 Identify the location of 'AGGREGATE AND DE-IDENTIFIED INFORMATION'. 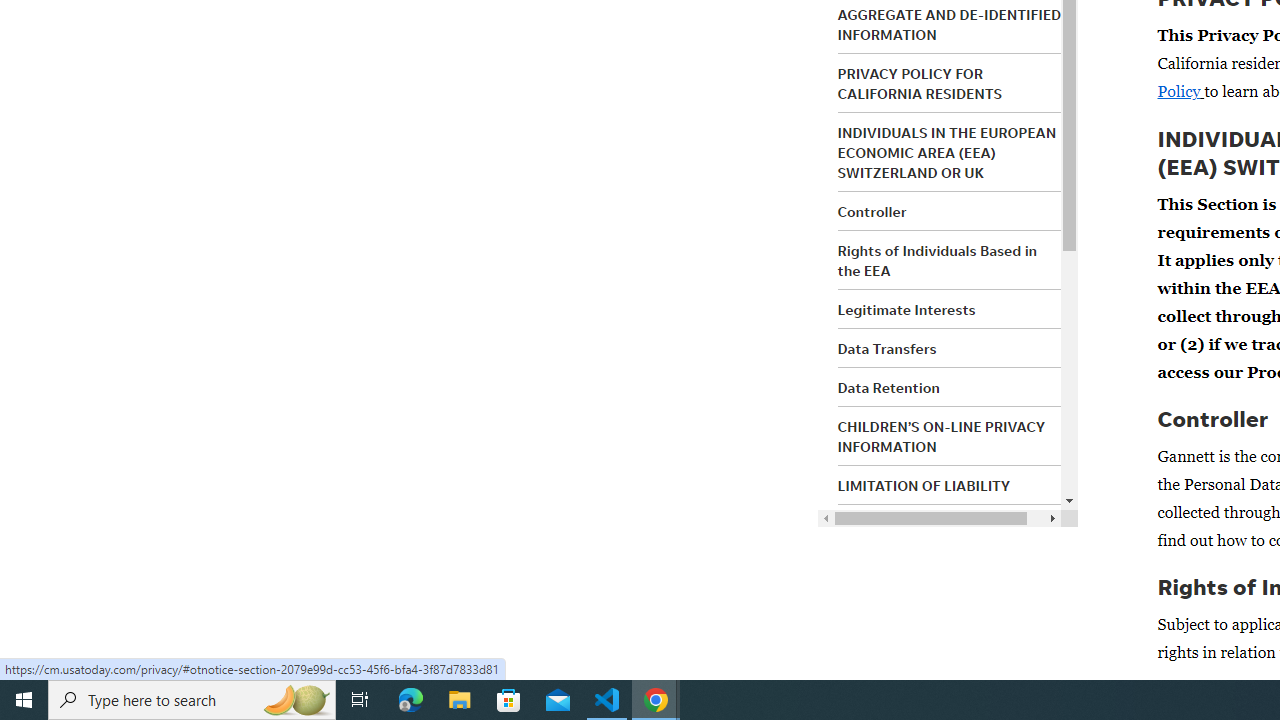
(948, 24).